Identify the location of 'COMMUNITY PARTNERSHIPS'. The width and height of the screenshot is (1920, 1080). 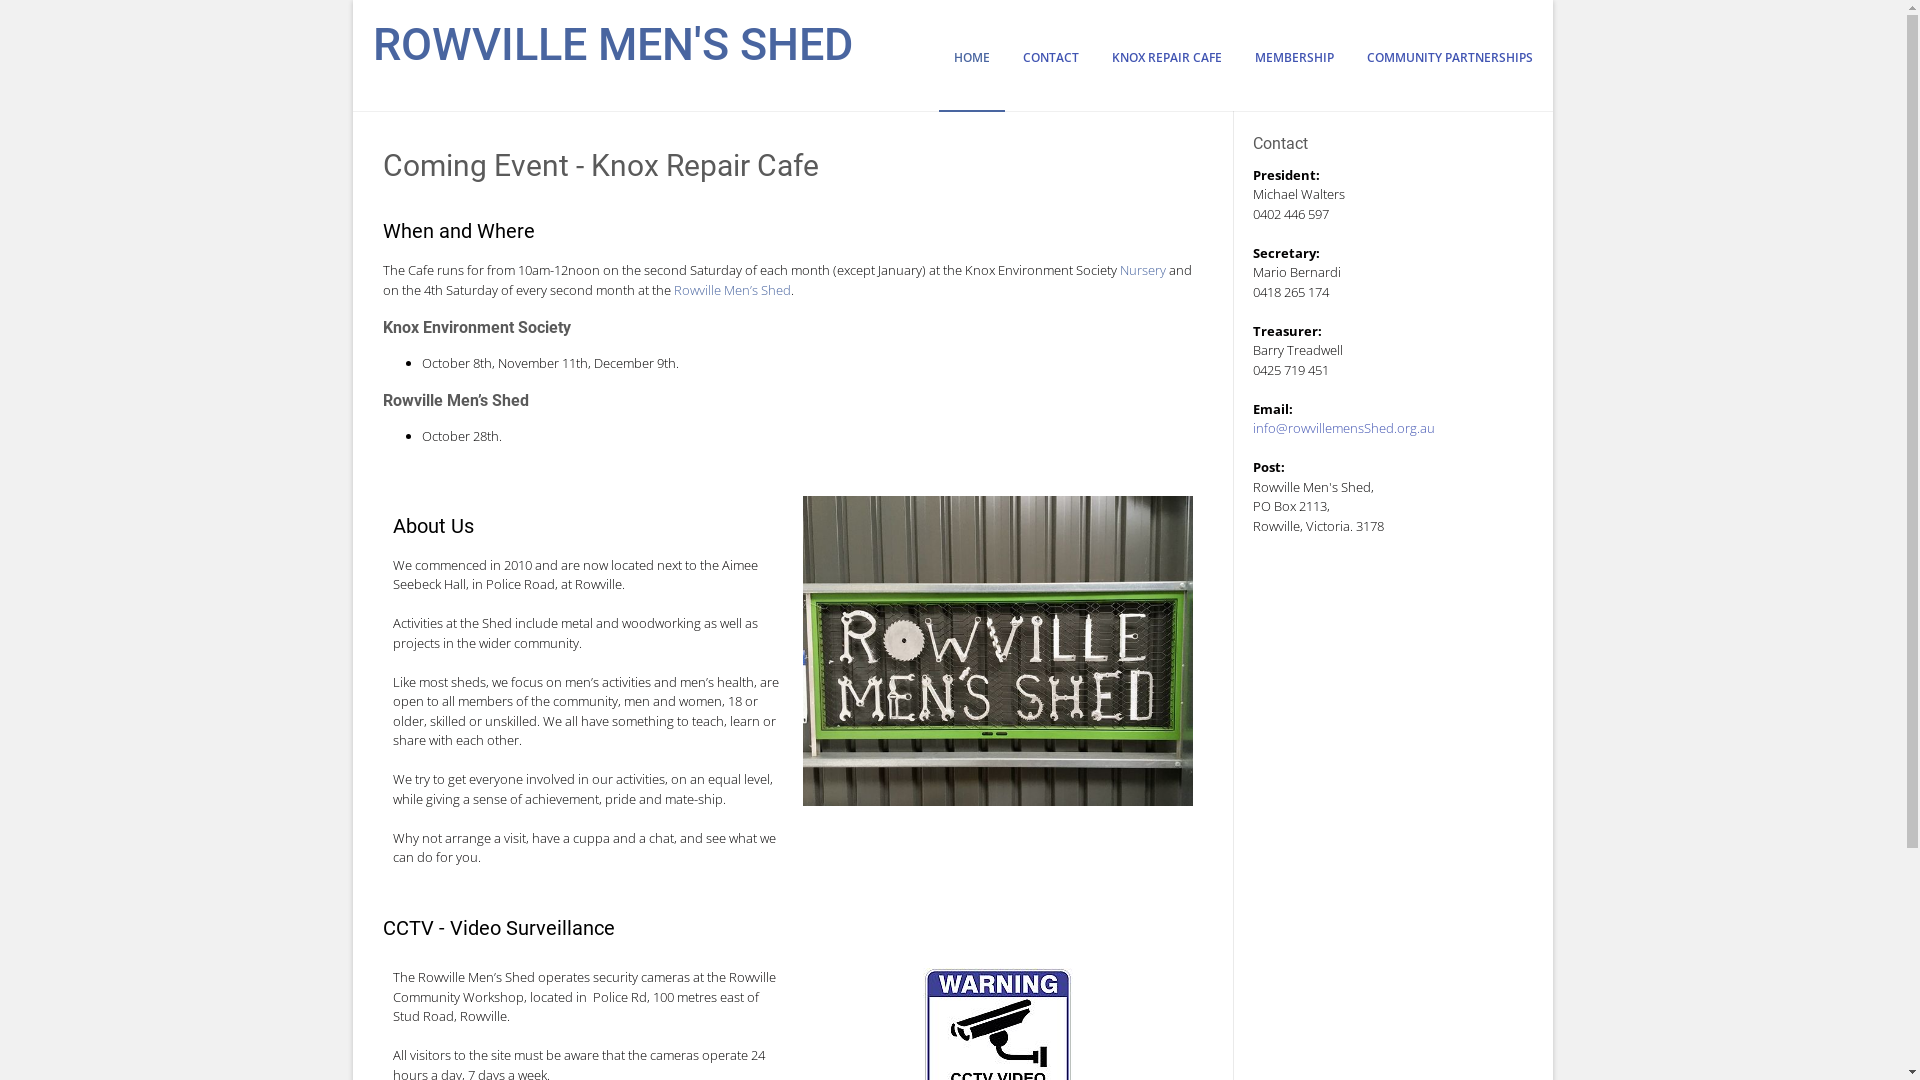
(1442, 71).